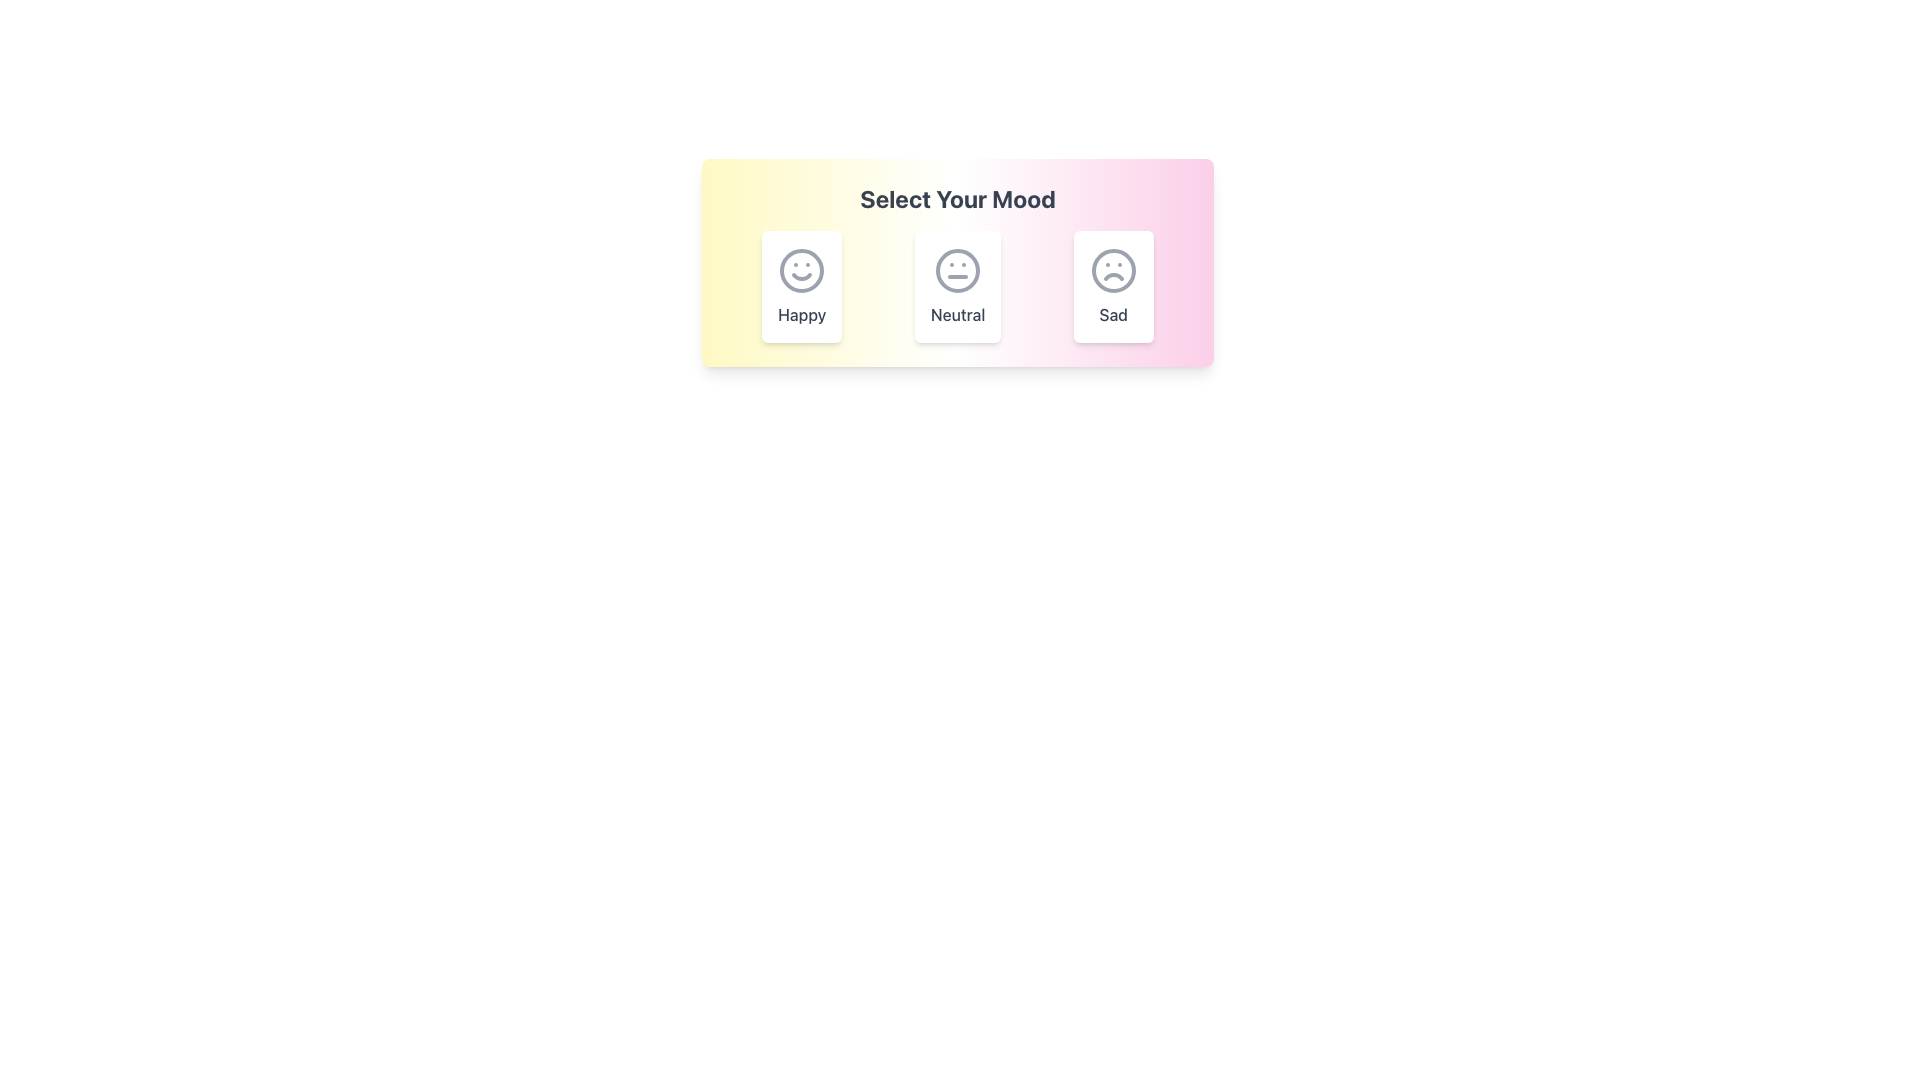 Image resolution: width=1920 pixels, height=1080 pixels. I want to click on the gray frowning face icon located in the third mood selection card labeled 'Sad' on the far right of the interface, so click(1112, 270).